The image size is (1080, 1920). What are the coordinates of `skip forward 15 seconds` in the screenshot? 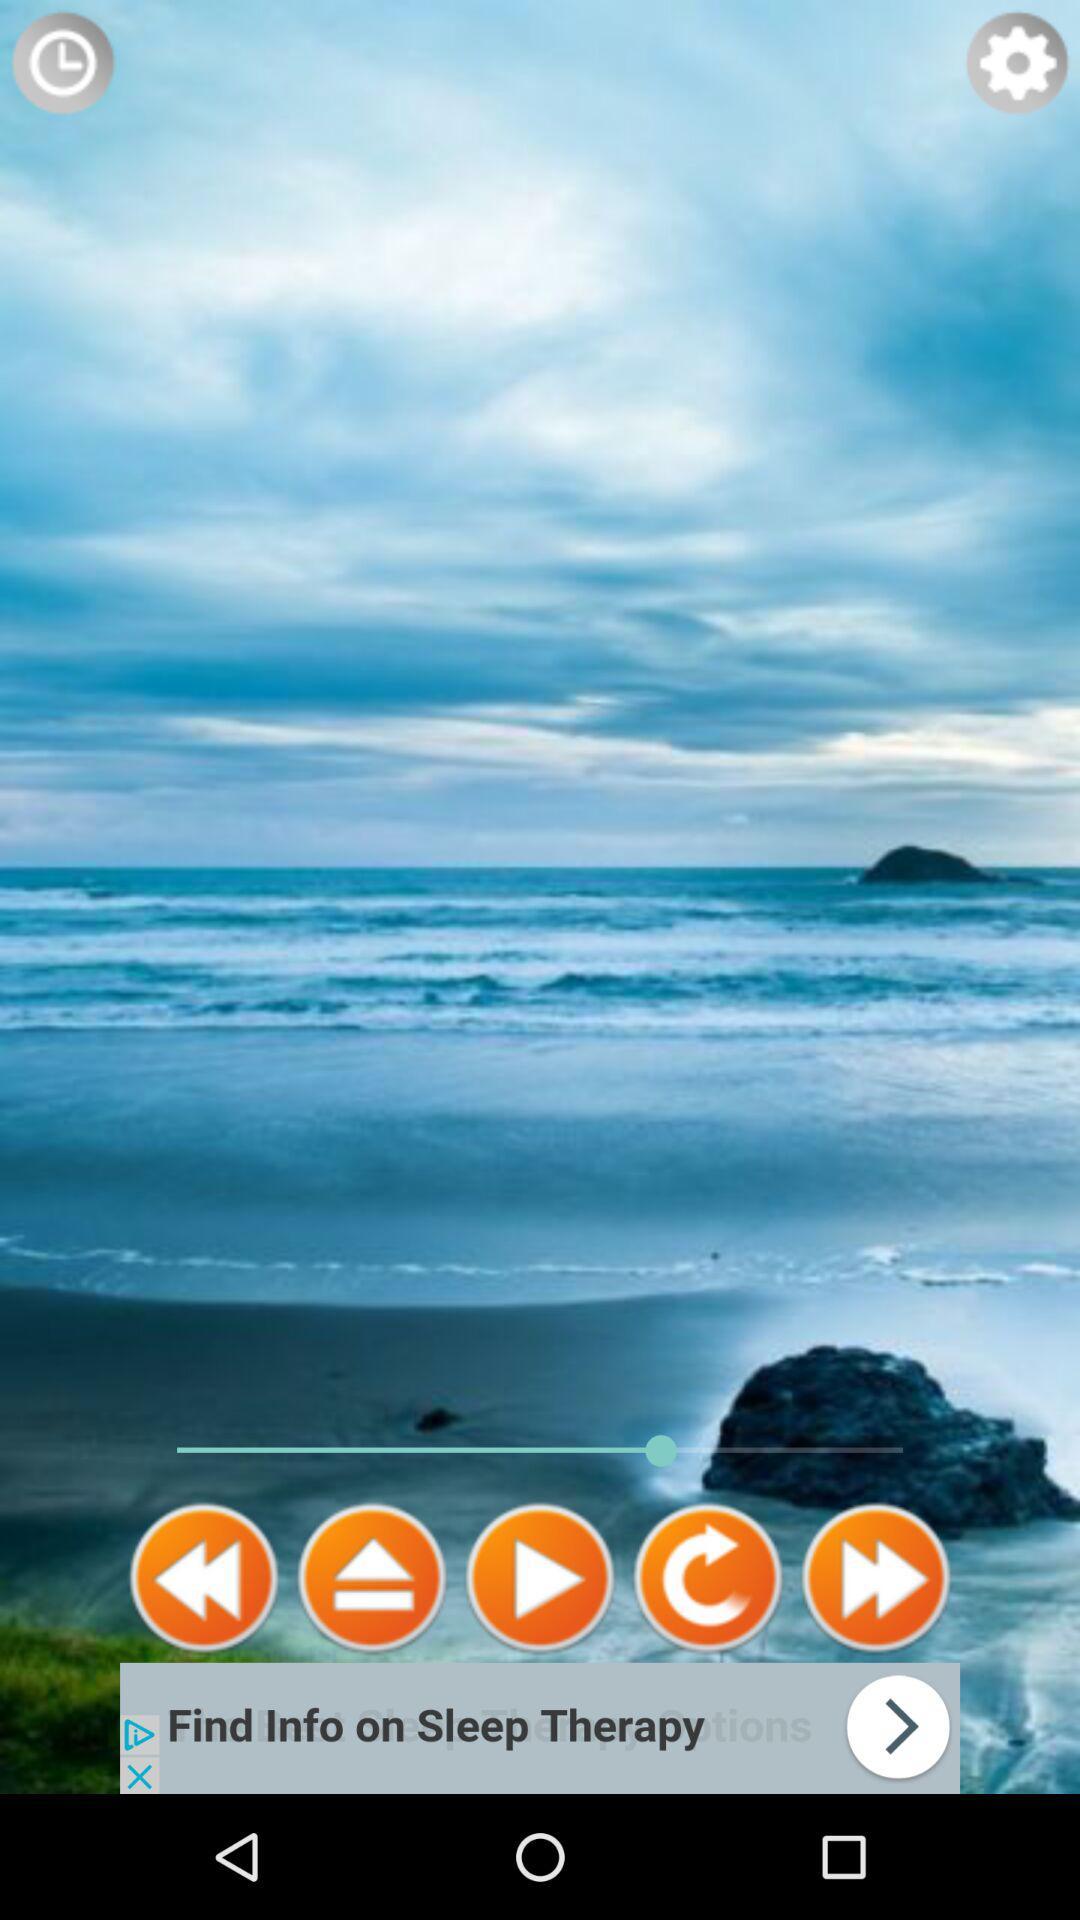 It's located at (707, 1577).